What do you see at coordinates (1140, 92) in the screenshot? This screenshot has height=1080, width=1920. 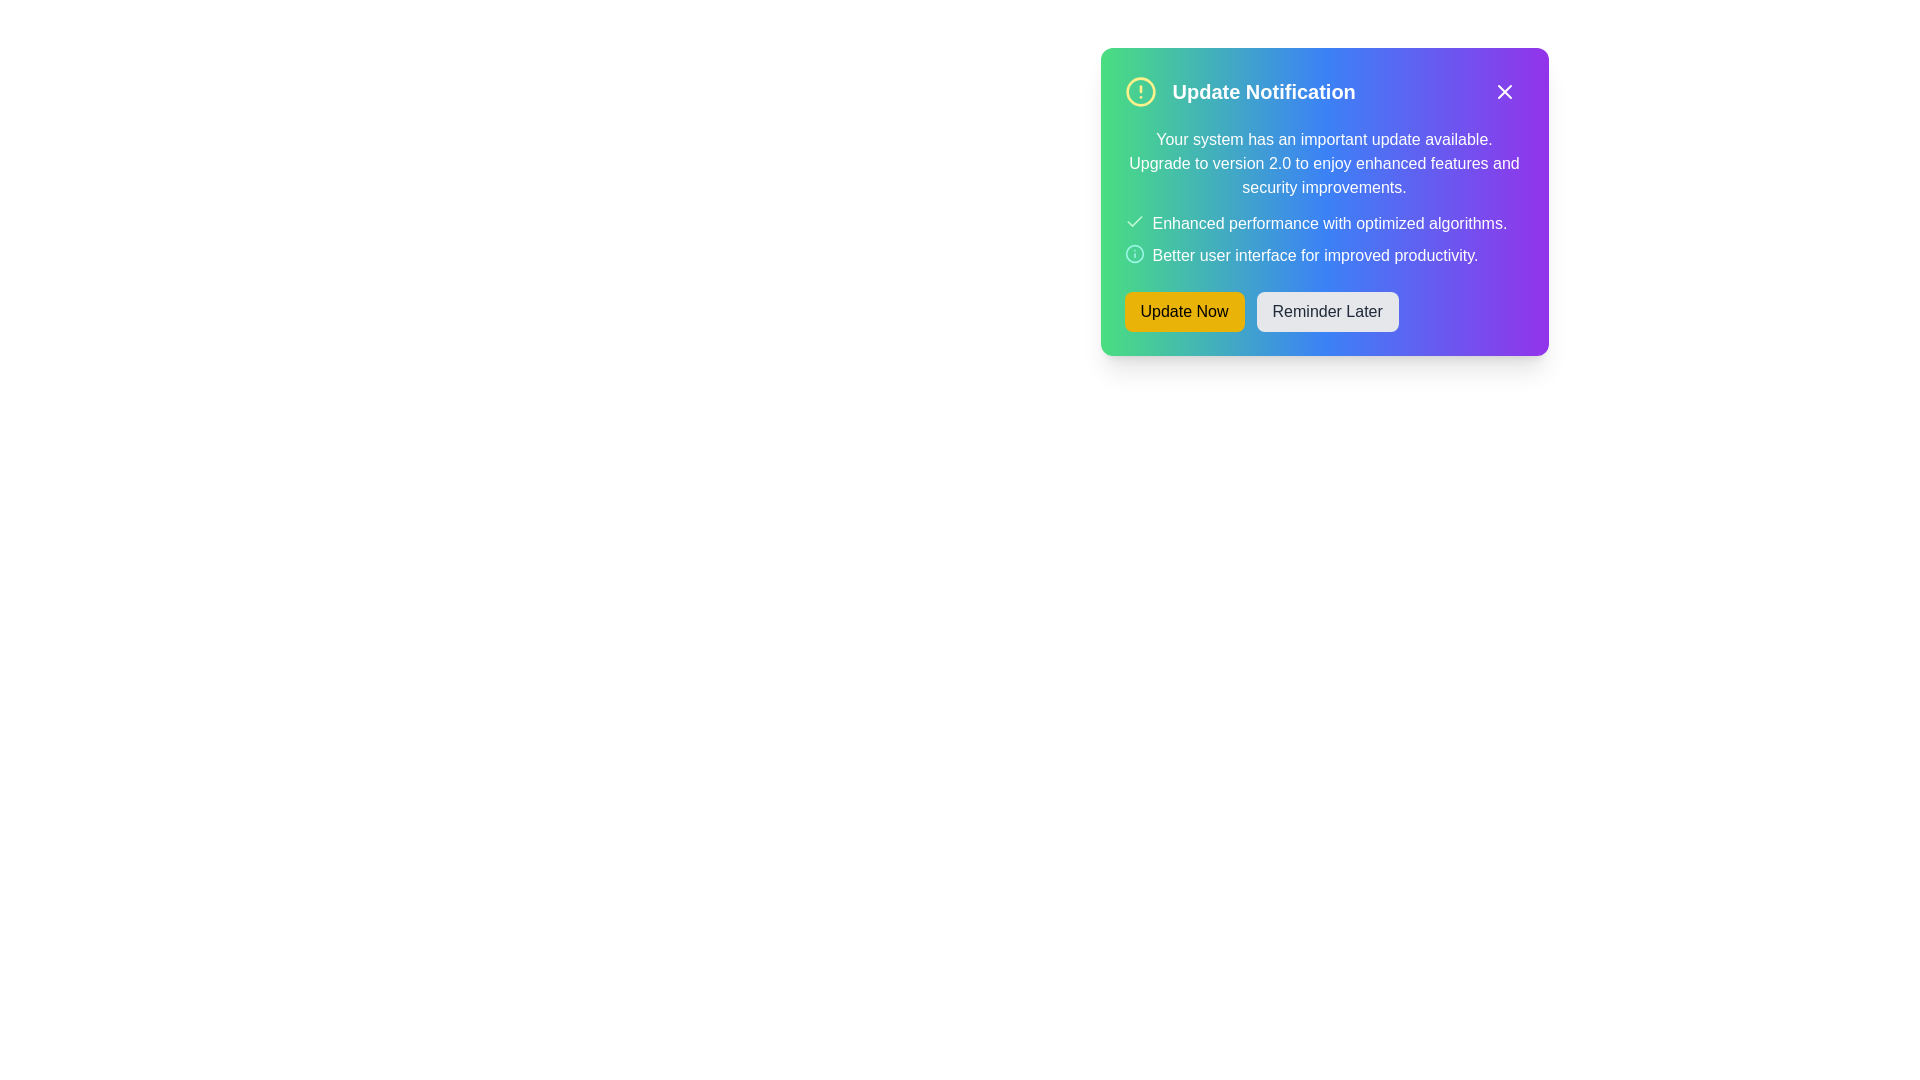 I see `the circular warning icon that resembles a yellow exclamation mark, located to the left of the 'Update Notification' title in the notification box` at bounding box center [1140, 92].